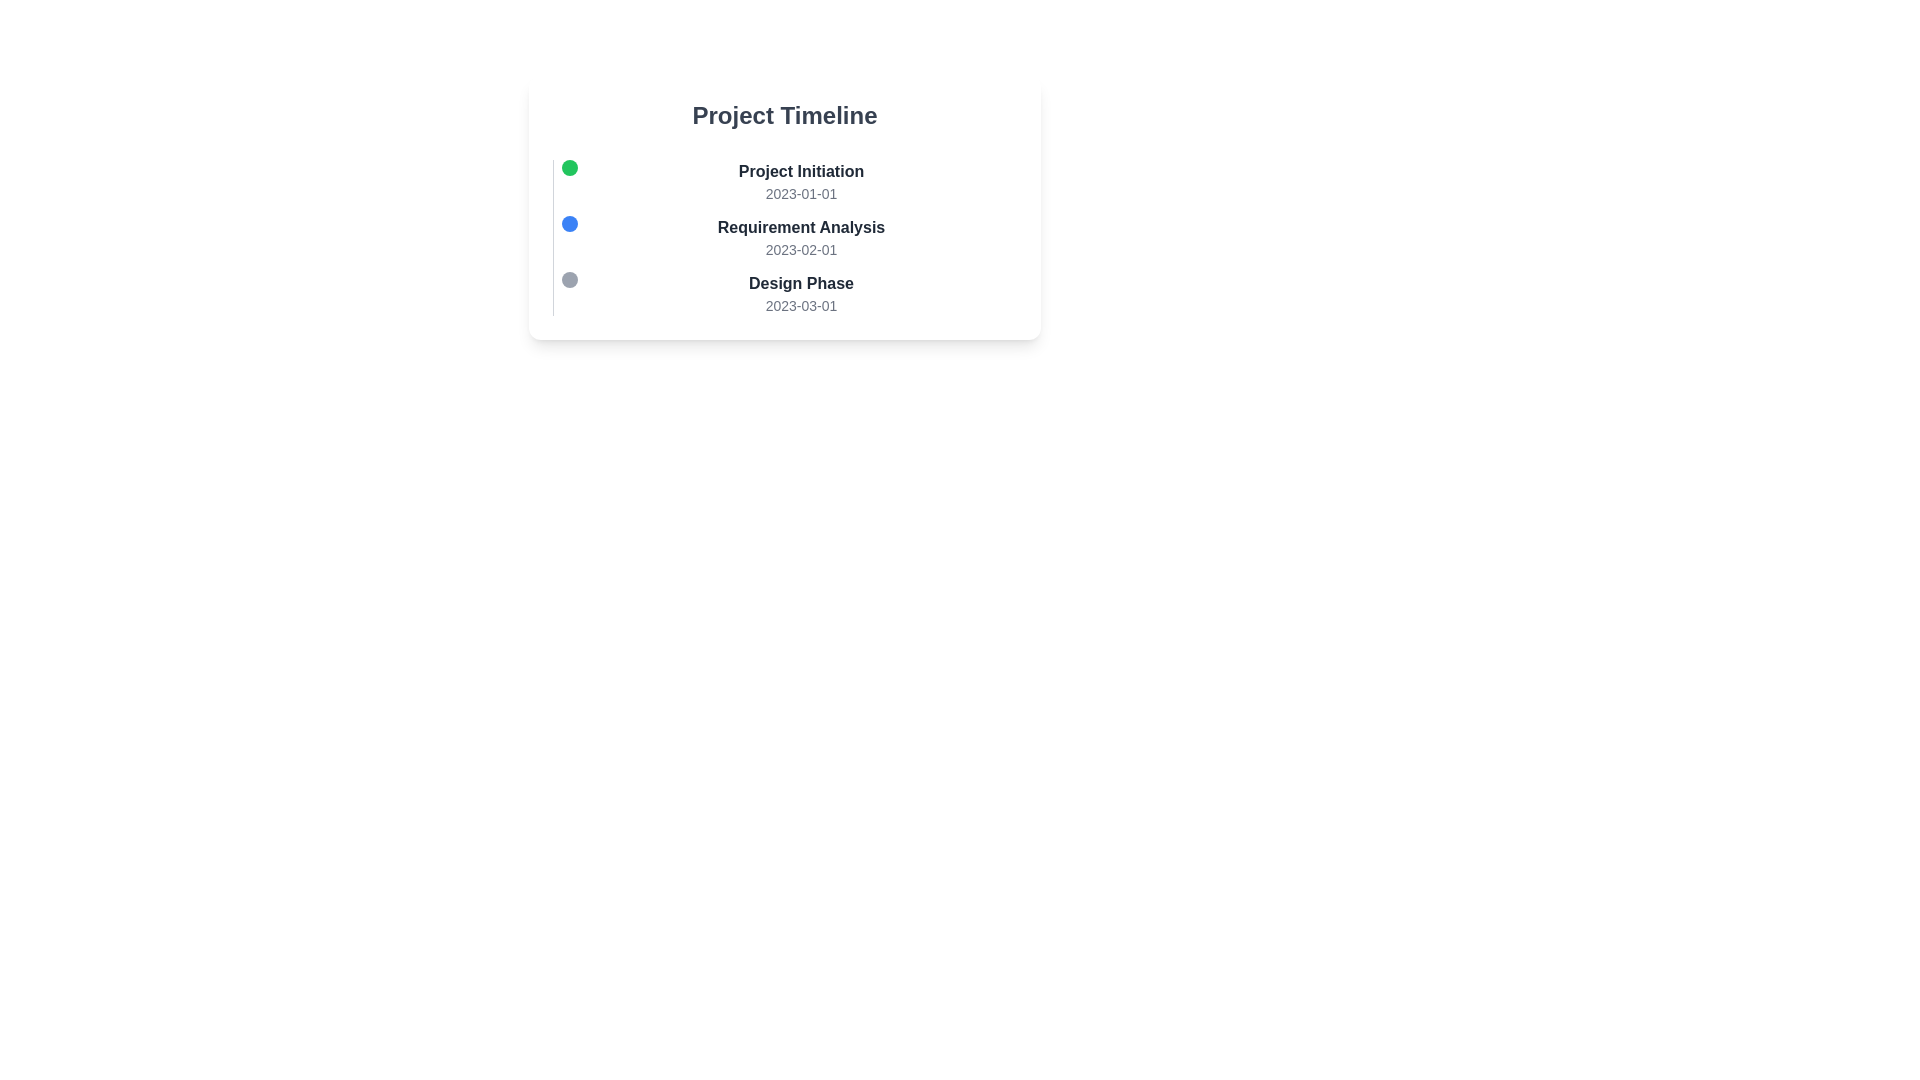  What do you see at coordinates (792, 237) in the screenshot?
I see `the Timeline entry that reads 'Requirement Analysis' with the date '2023-02-01' and a blue circular icon to its left` at bounding box center [792, 237].